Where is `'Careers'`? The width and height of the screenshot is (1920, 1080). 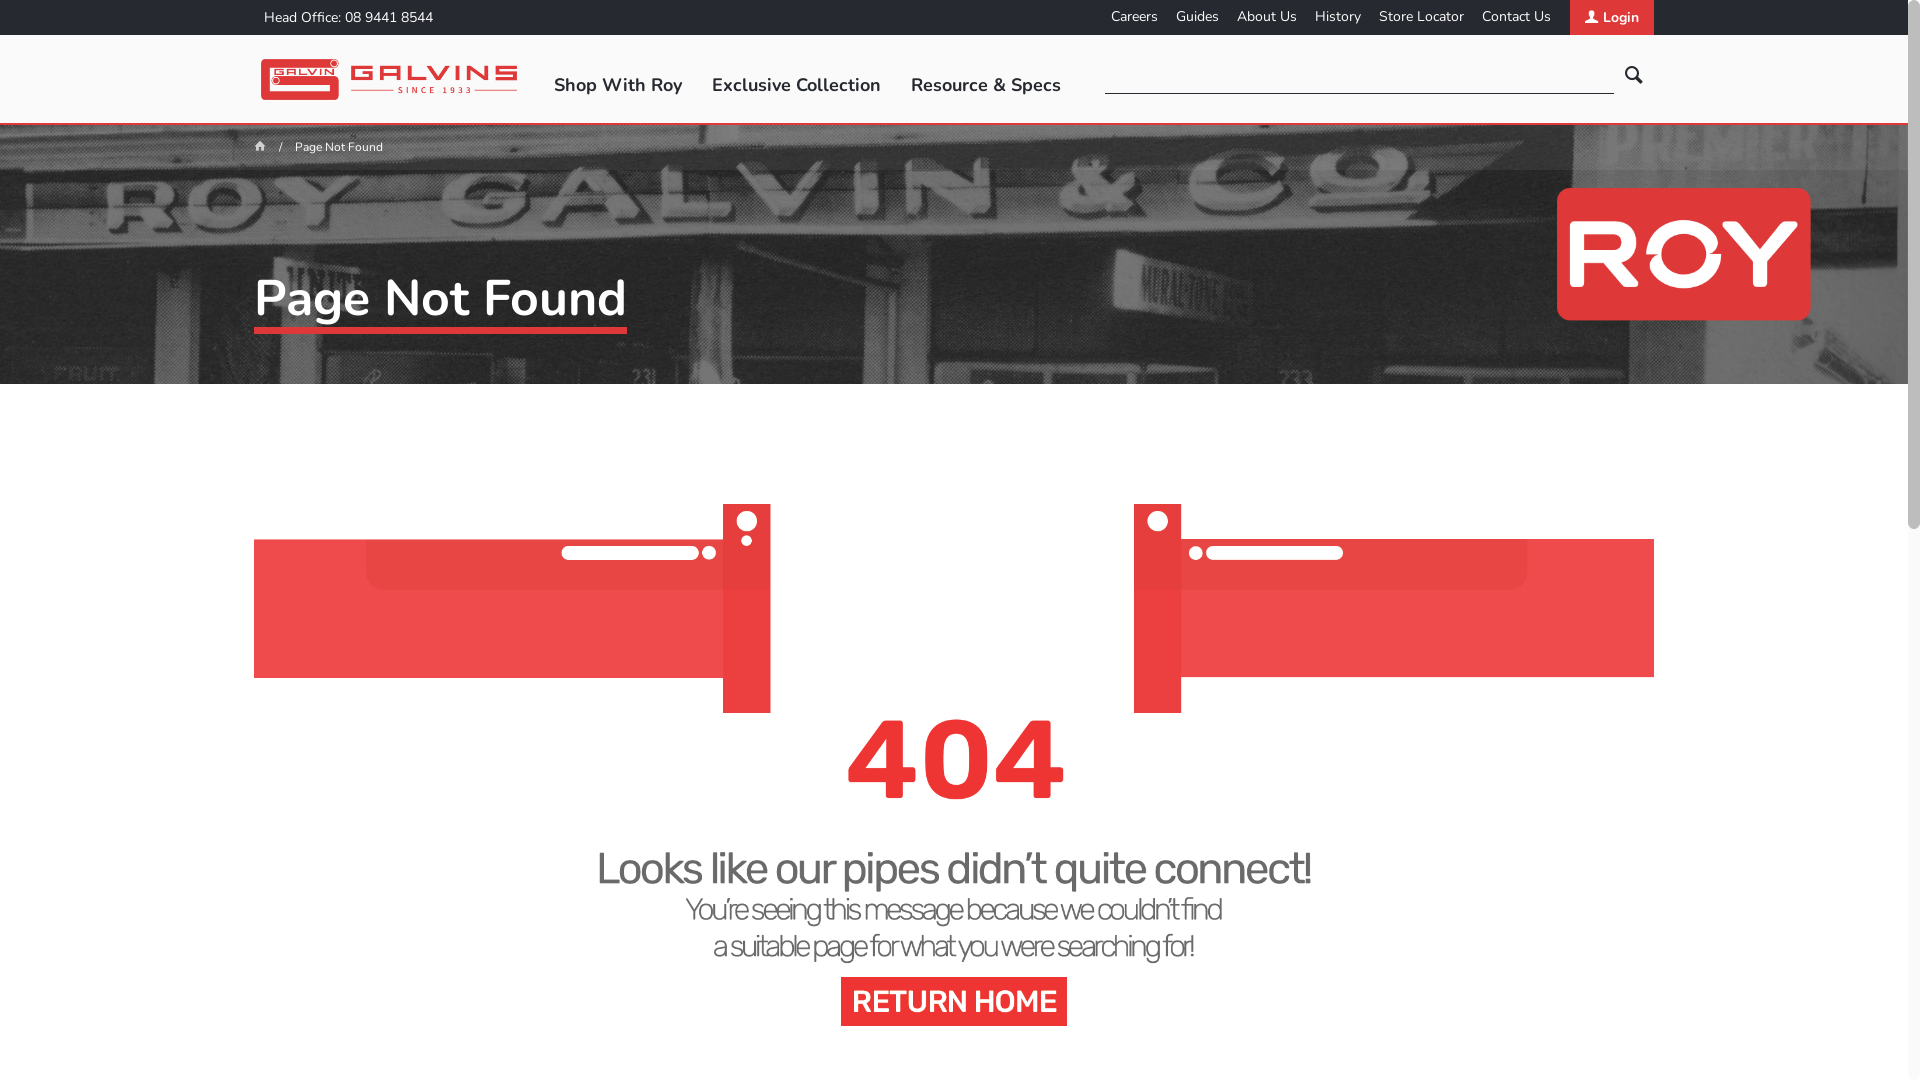 'Careers' is located at coordinates (1134, 17).